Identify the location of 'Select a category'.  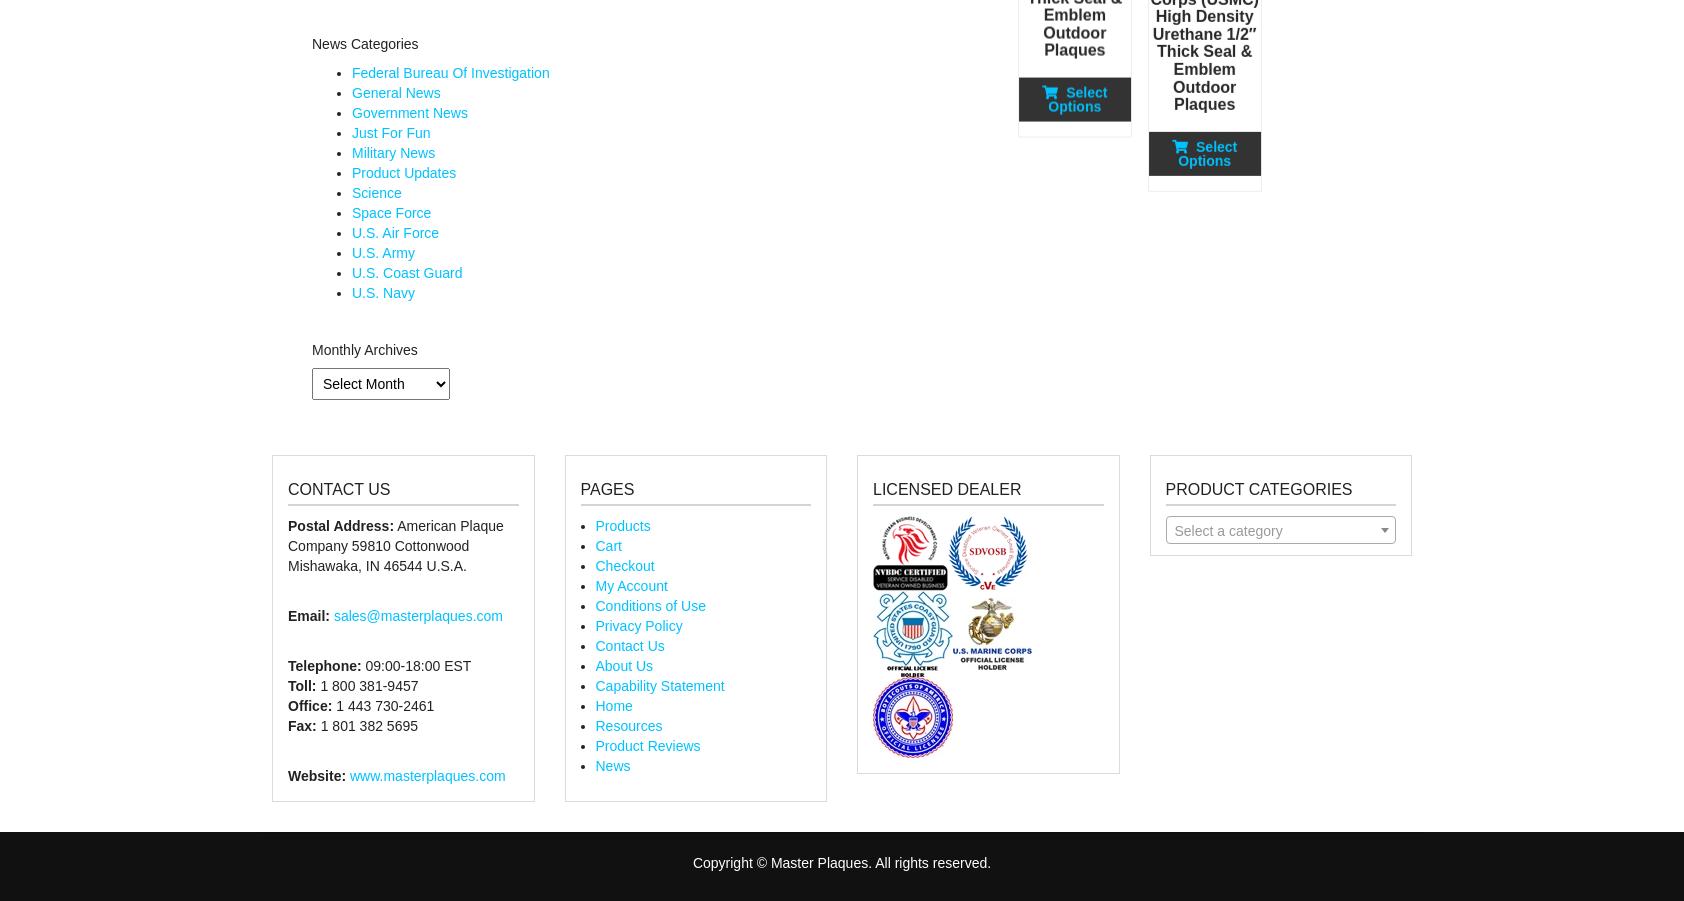
(1227, 529).